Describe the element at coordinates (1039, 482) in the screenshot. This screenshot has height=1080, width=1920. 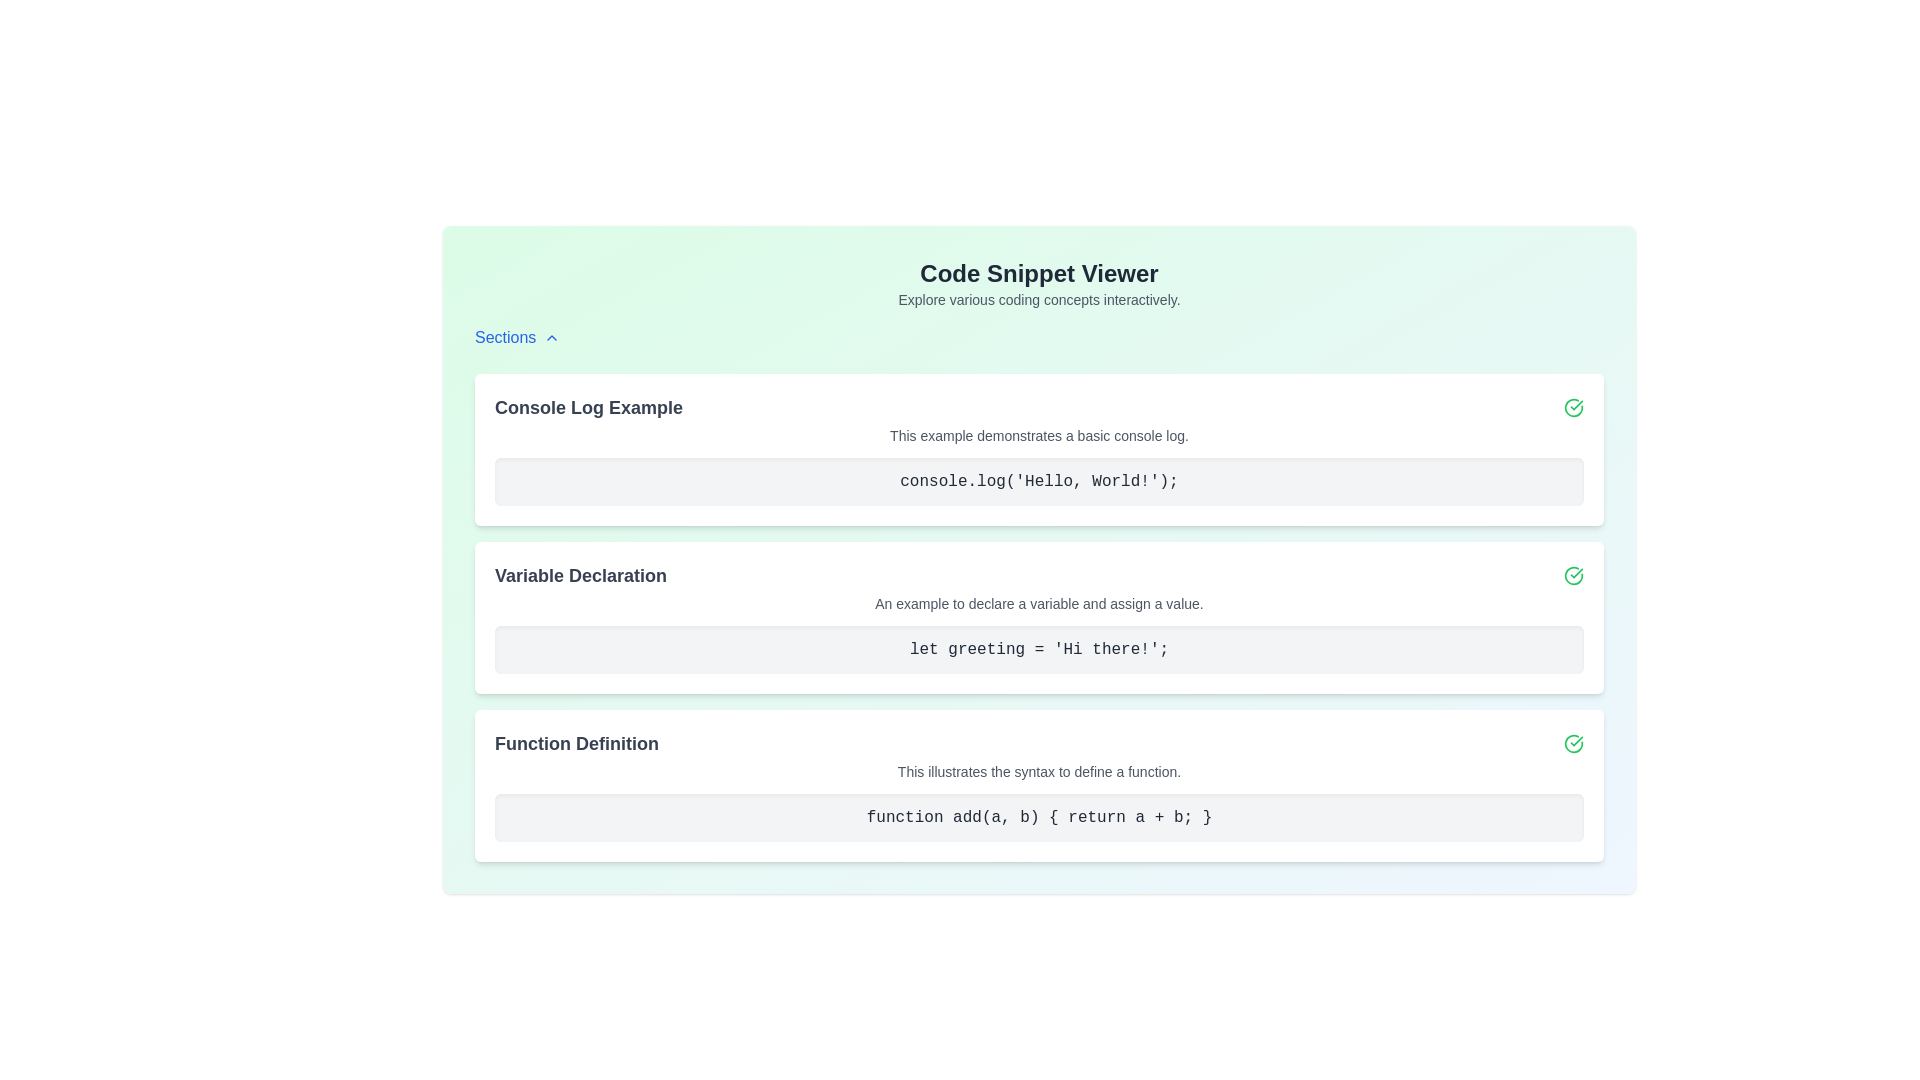
I see `the code snippet element that serves as an example of a JavaScript console log statement, centrally aligned within the 'Console Log Example' code block` at that location.